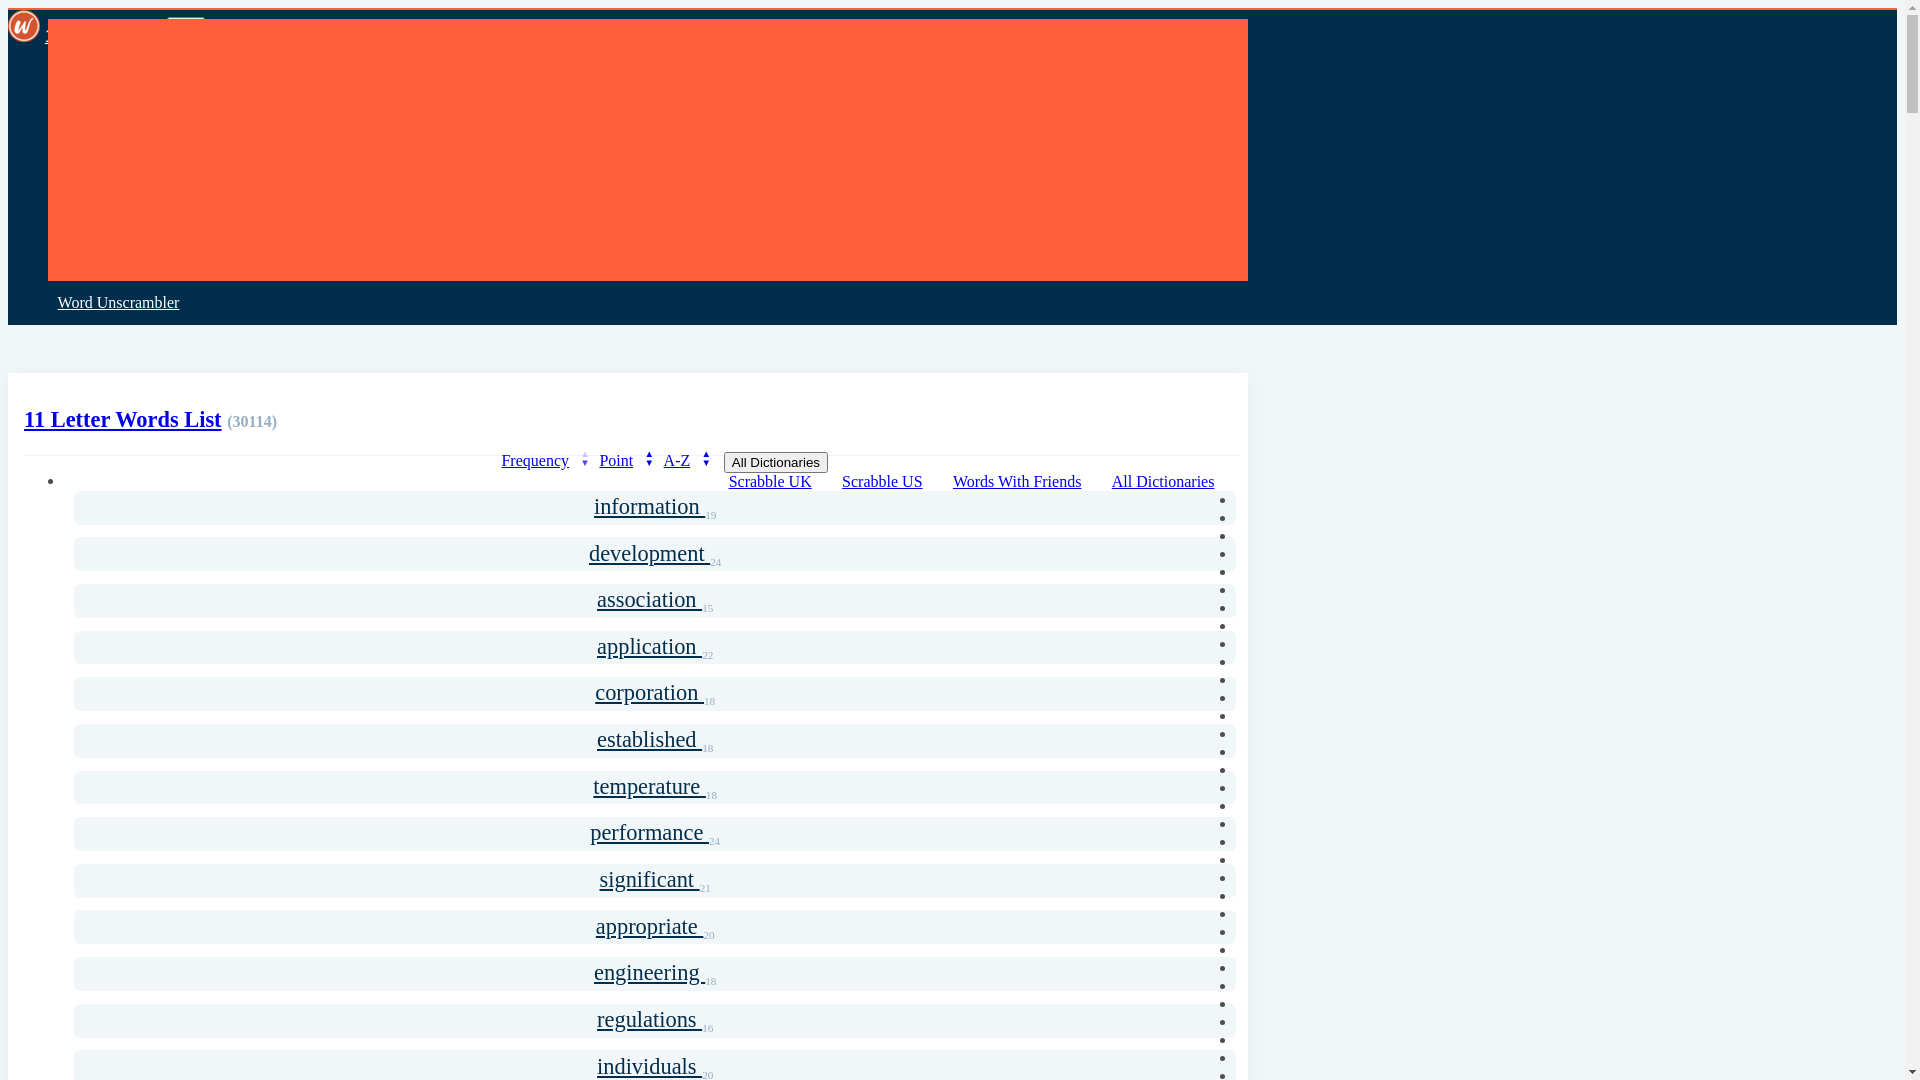  I want to click on '11 Letter Words List', so click(122, 418).